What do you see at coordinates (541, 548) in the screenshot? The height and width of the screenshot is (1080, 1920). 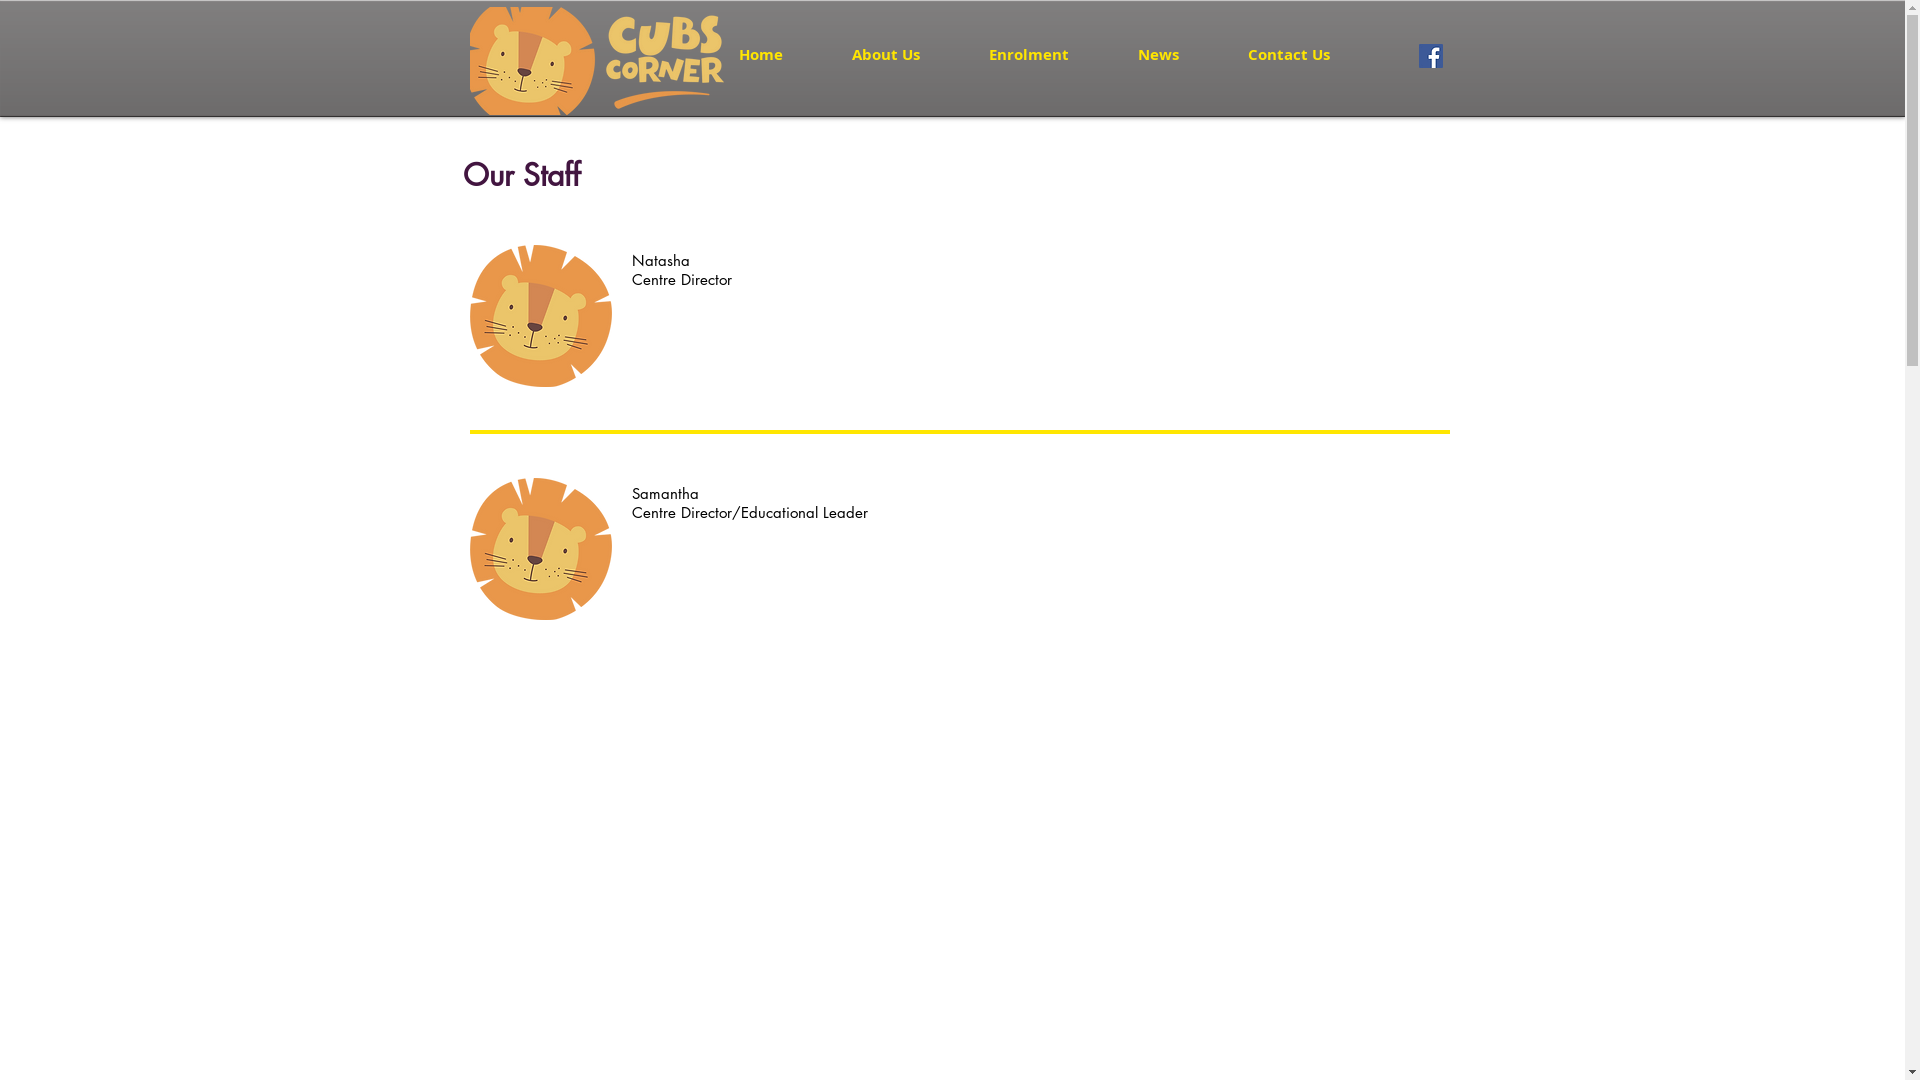 I see `'head.png'` at bounding box center [541, 548].